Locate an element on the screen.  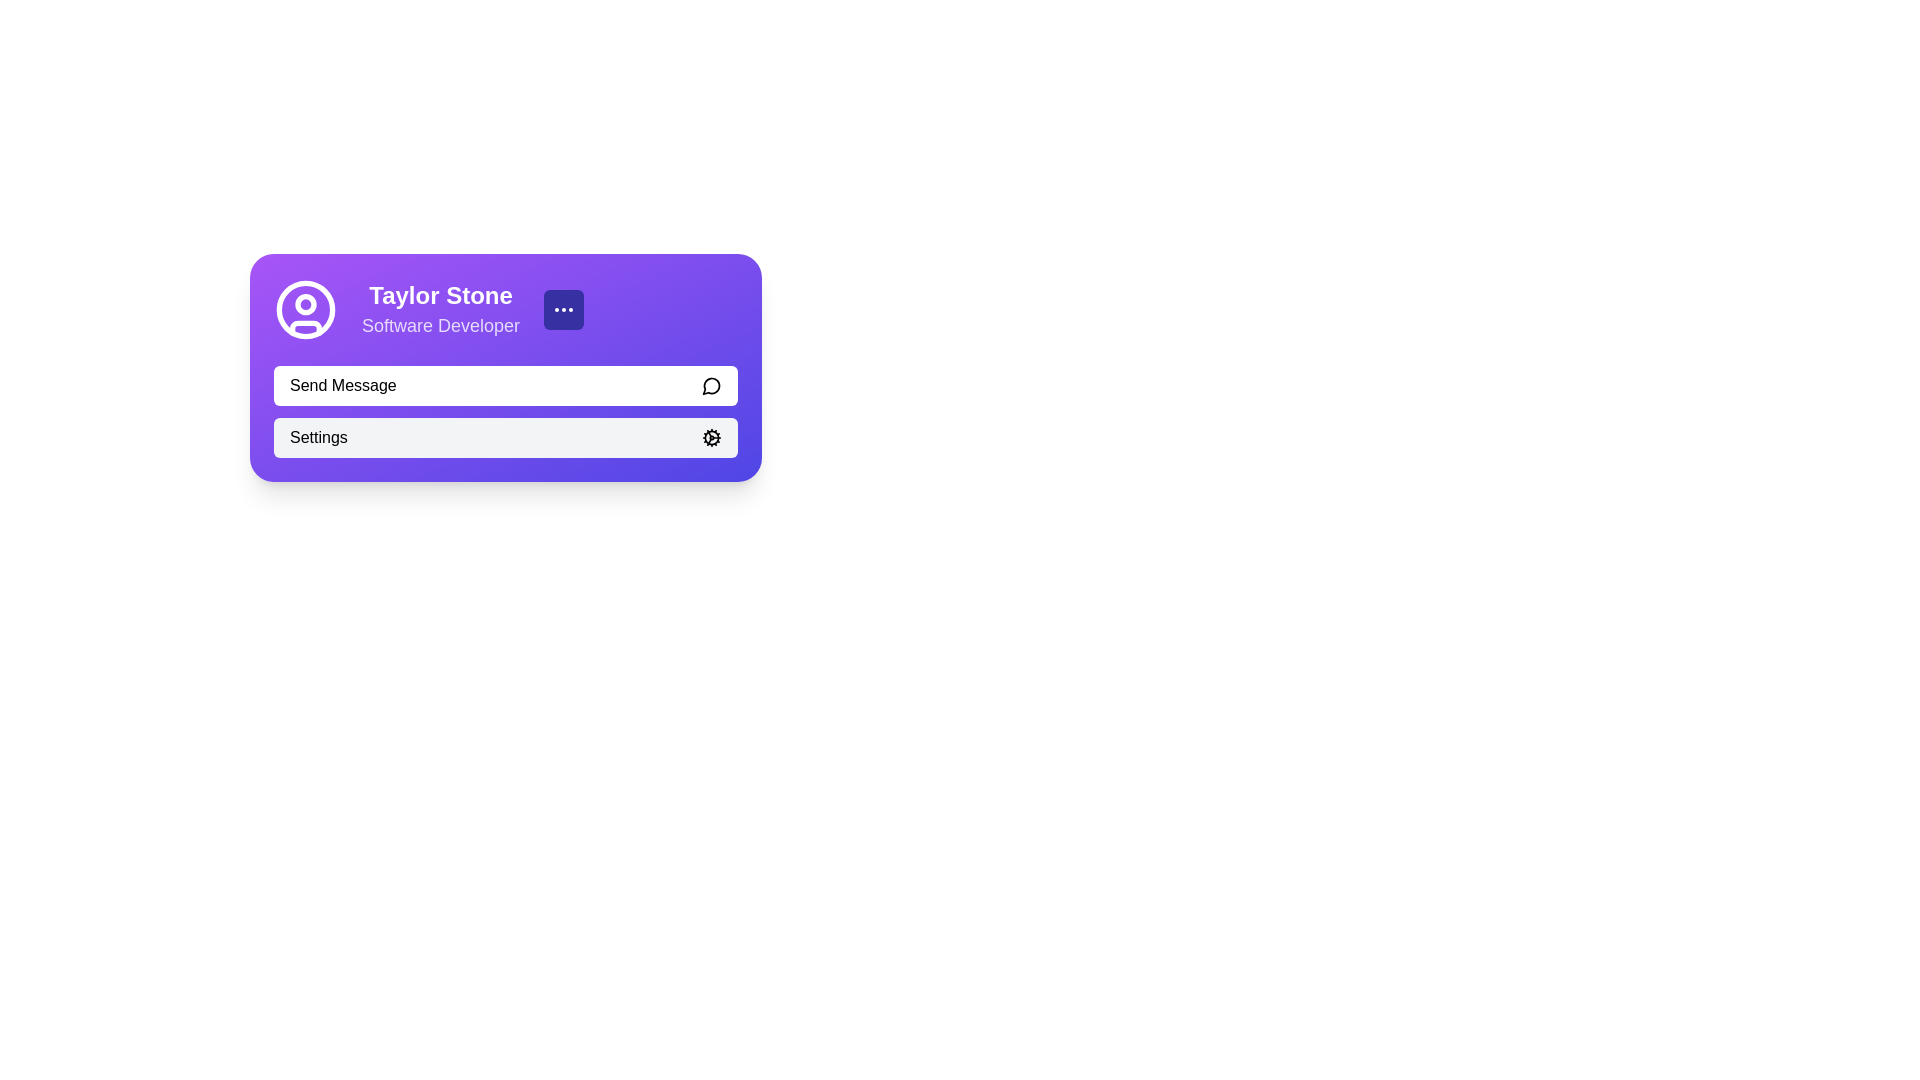
the 'Send Message' button located under the title 'Taylor Stone - Software Developer' is located at coordinates (505, 385).